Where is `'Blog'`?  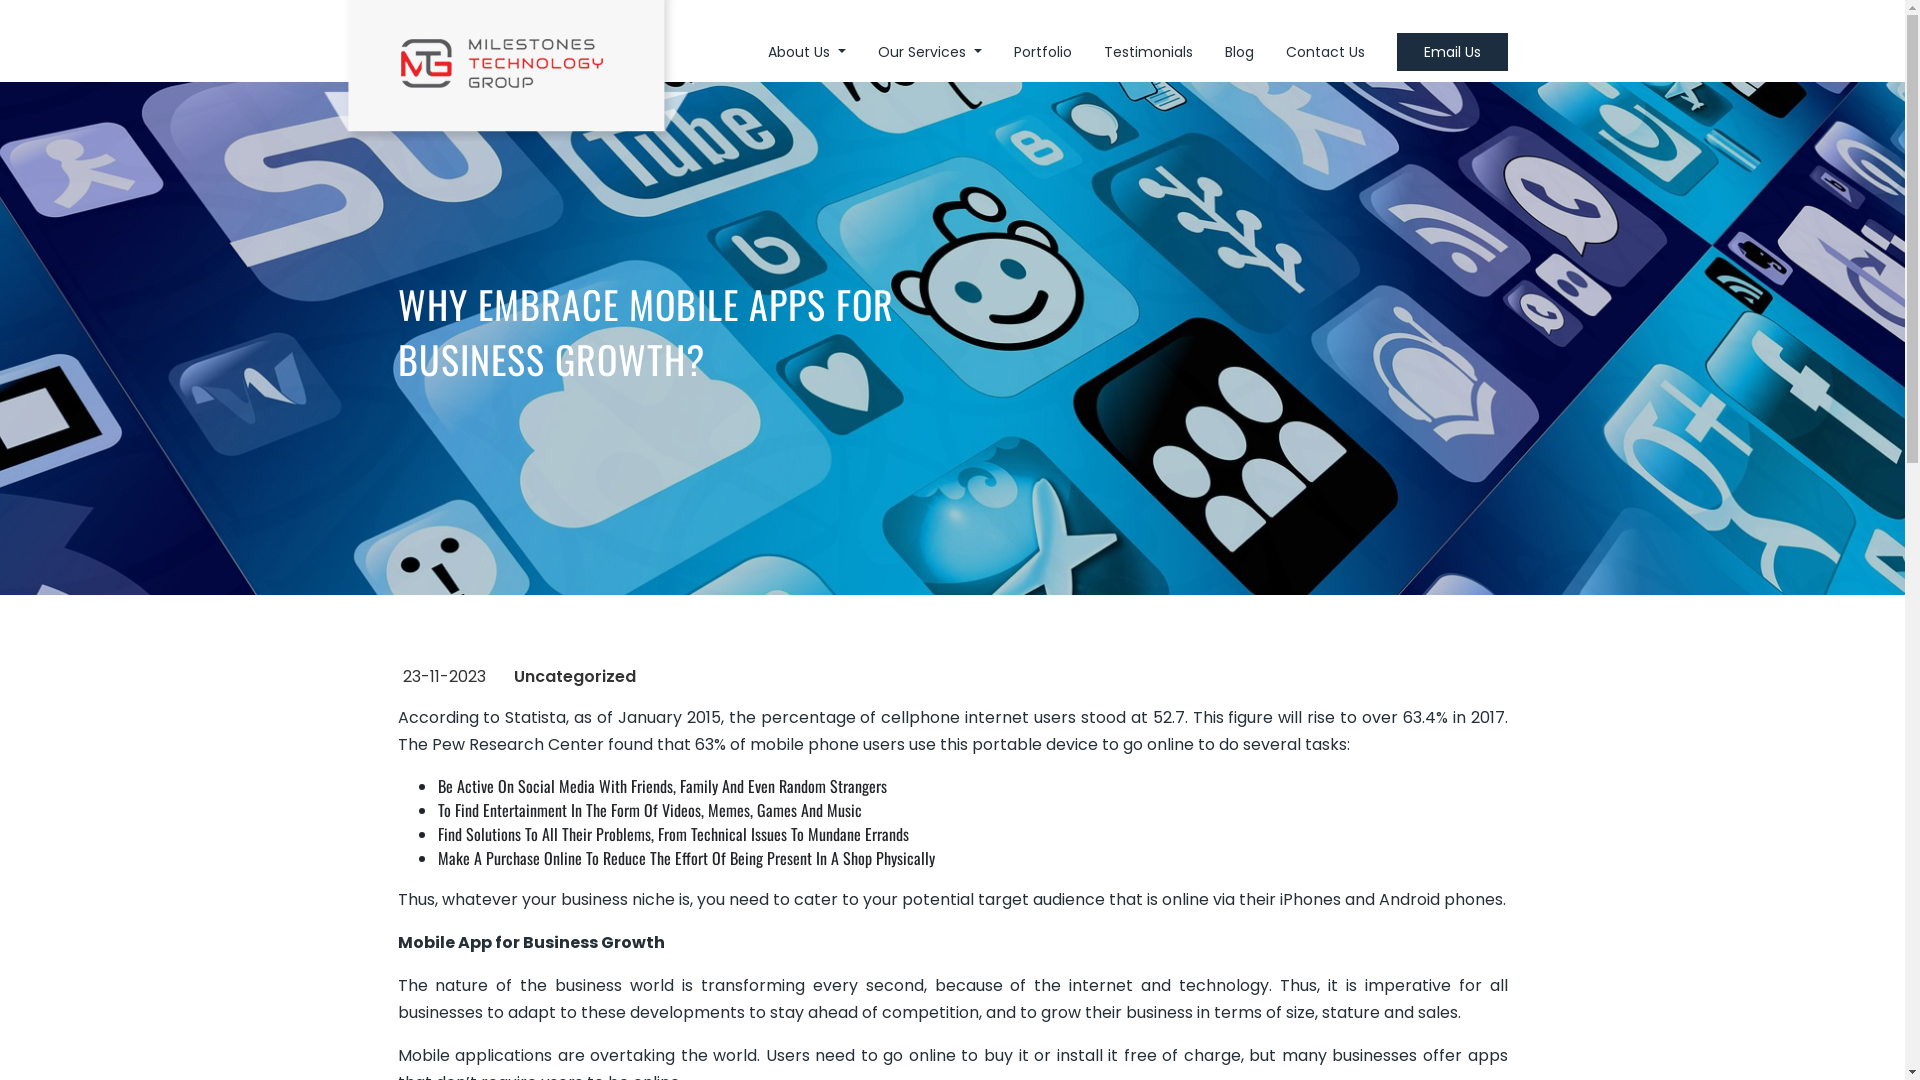
'Blog' is located at coordinates (1237, 50).